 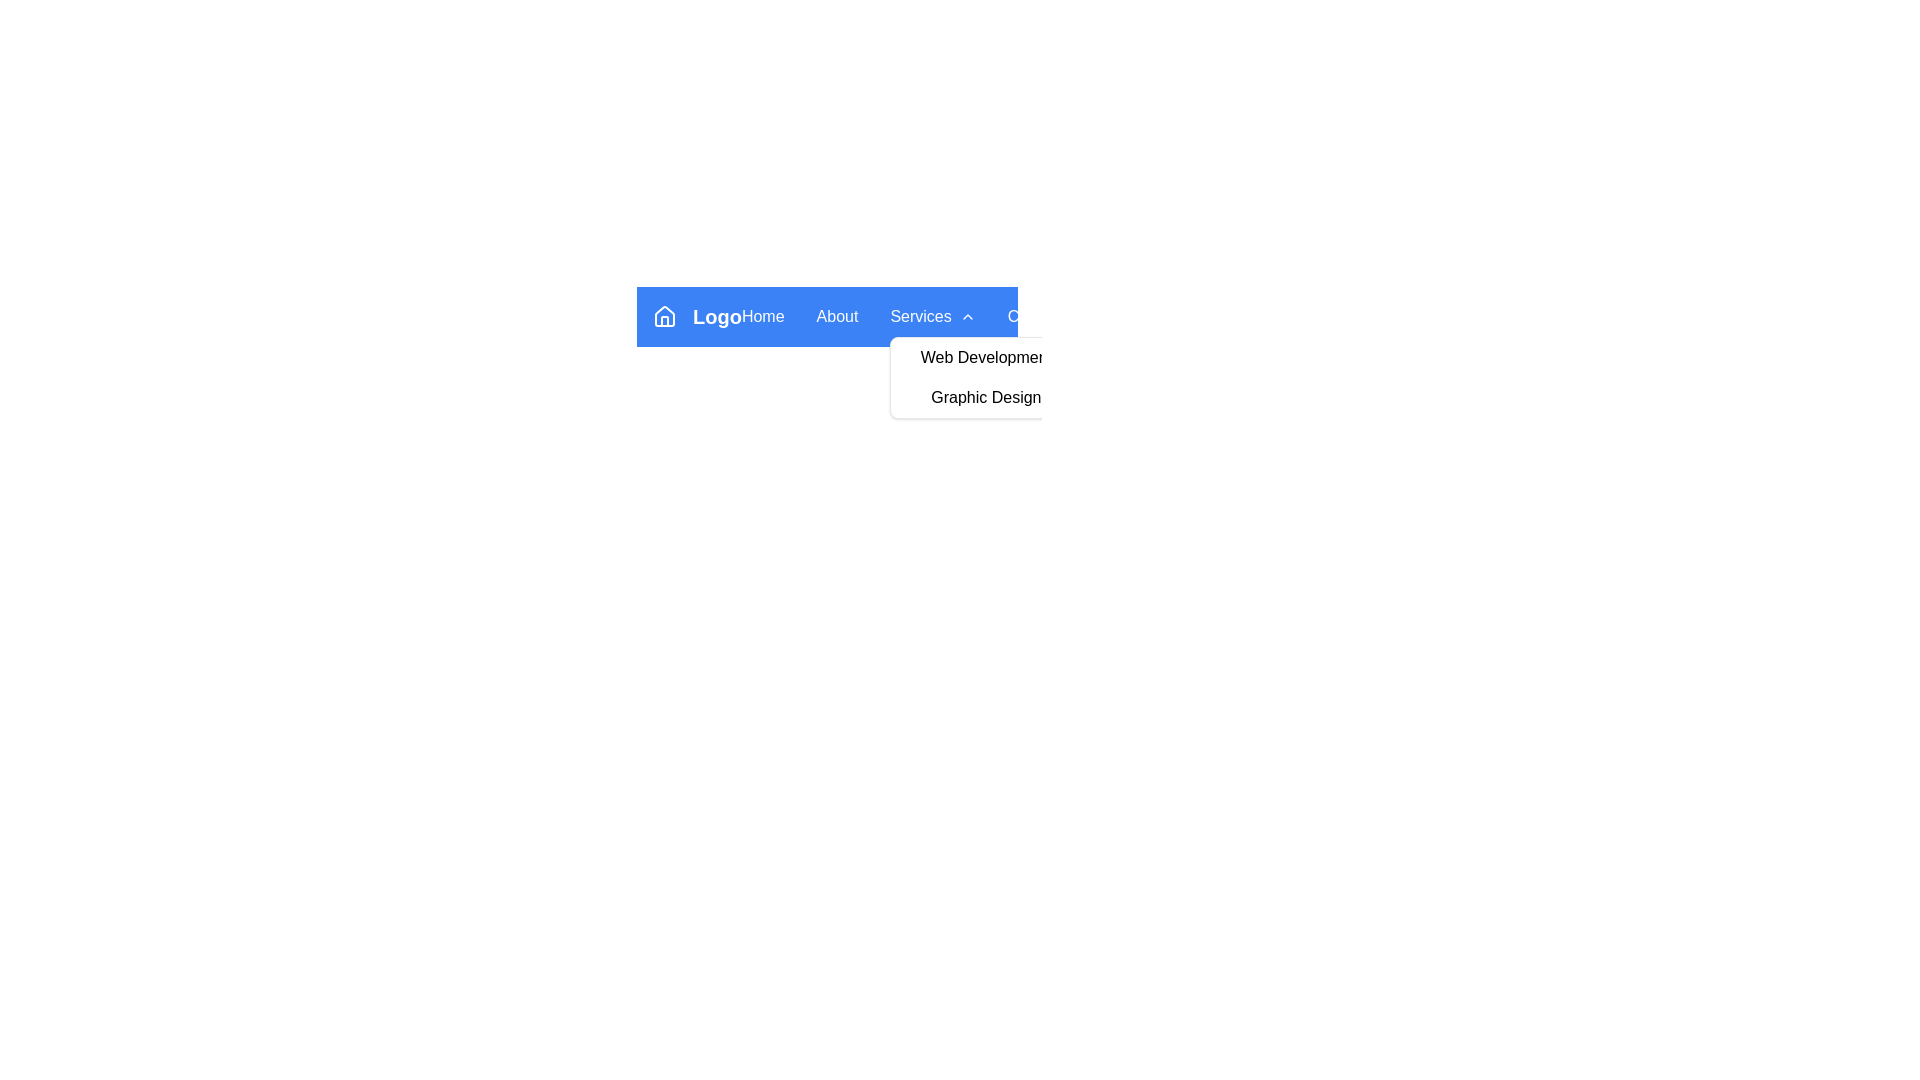 What do you see at coordinates (837, 315) in the screenshot?
I see `'About' hyperlink text which is a white link on a blue background located in the navigation bar, second after 'Home'` at bounding box center [837, 315].